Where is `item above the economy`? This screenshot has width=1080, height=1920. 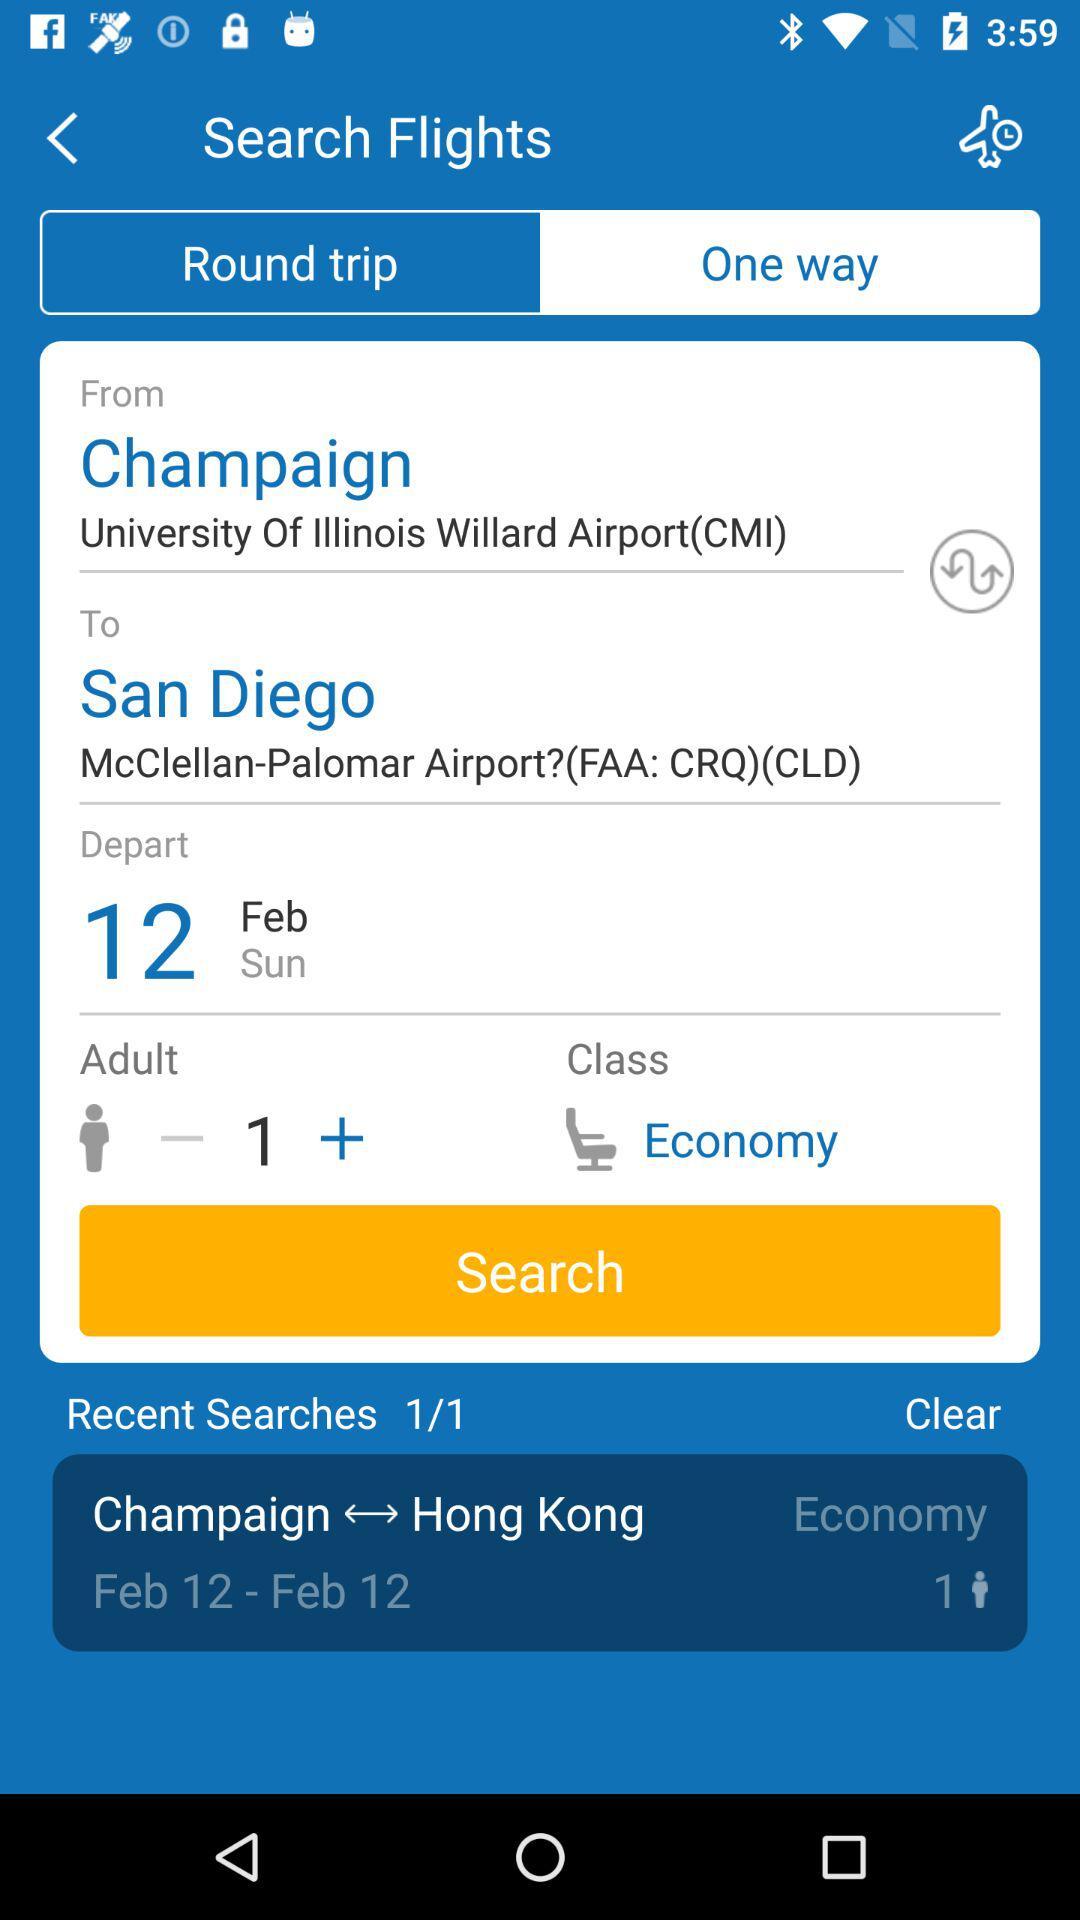 item above the economy is located at coordinates (951, 1411).